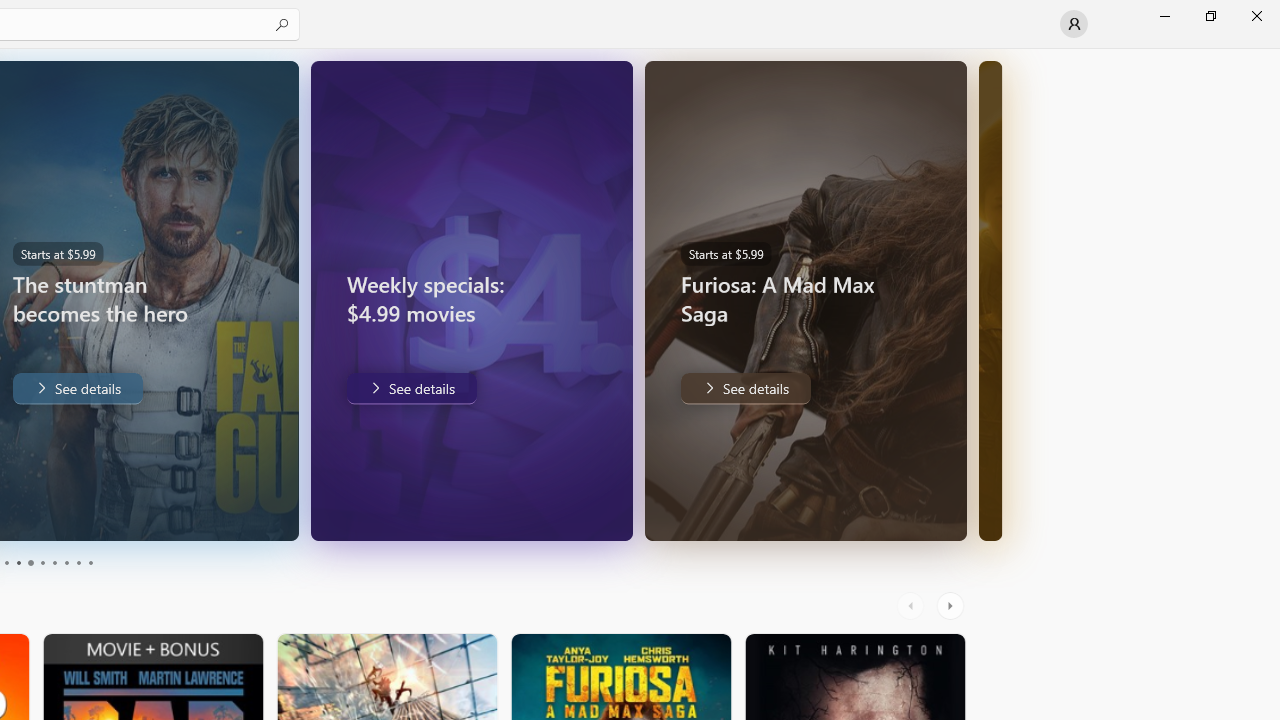 The height and width of the screenshot is (720, 1280). Describe the element at coordinates (5, 563) in the screenshot. I see `'Page 3'` at that location.